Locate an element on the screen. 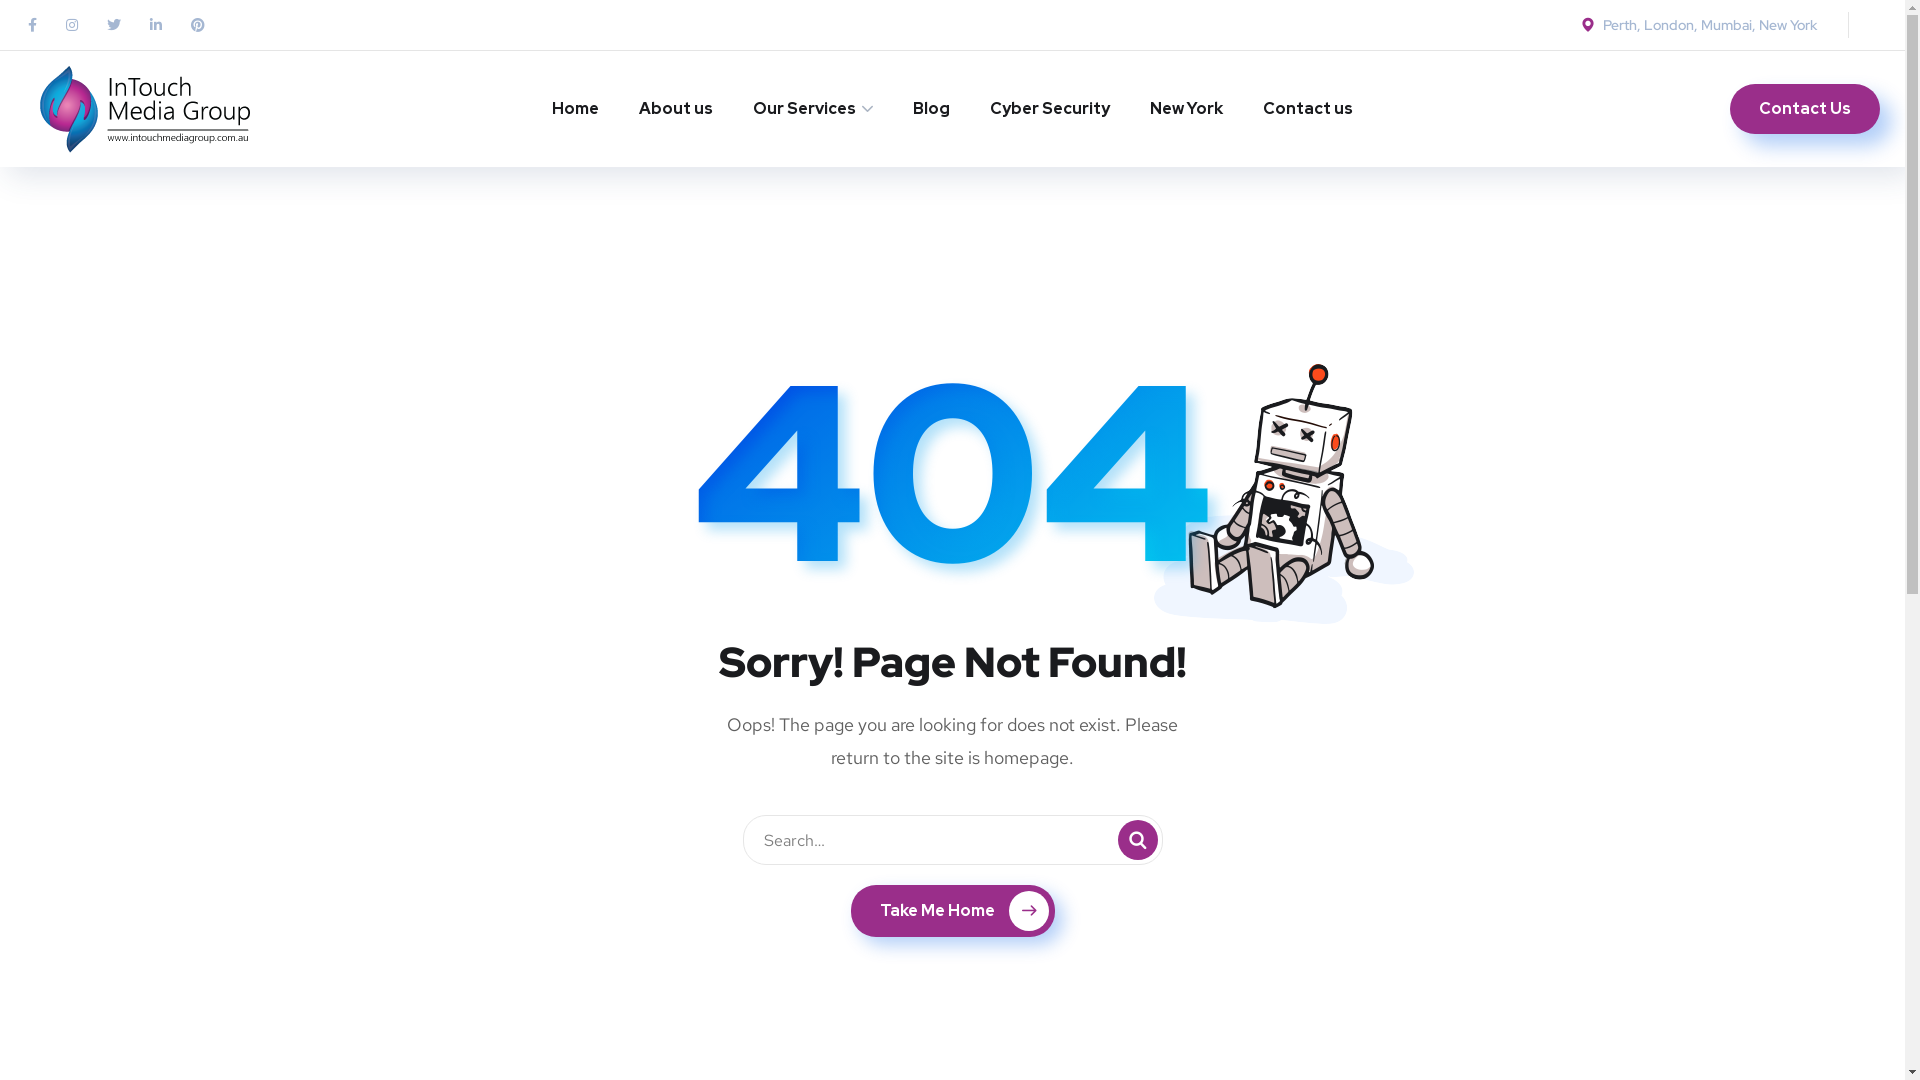 The width and height of the screenshot is (1920, 1080). 'Take Me Home' is located at coordinates (950, 910).